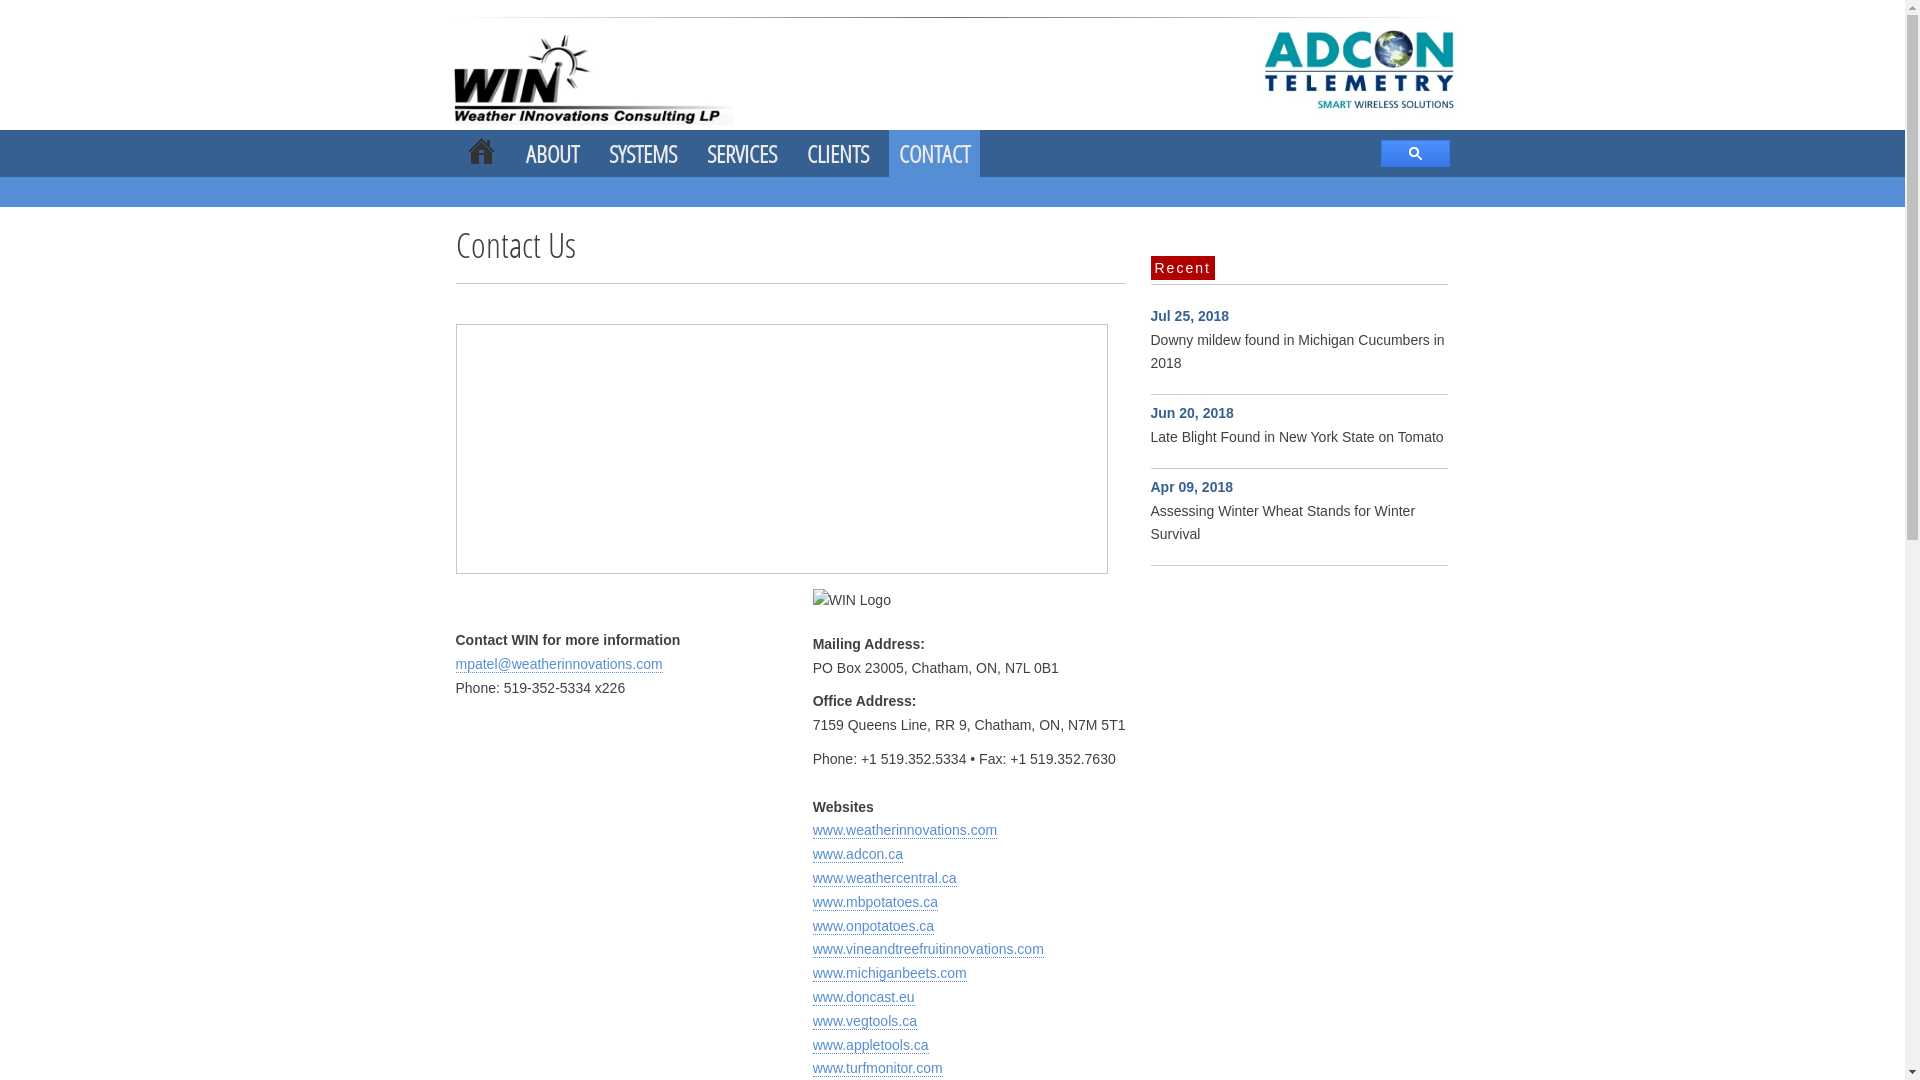  I want to click on 'www.weatherinnovations.com', so click(904, 830).